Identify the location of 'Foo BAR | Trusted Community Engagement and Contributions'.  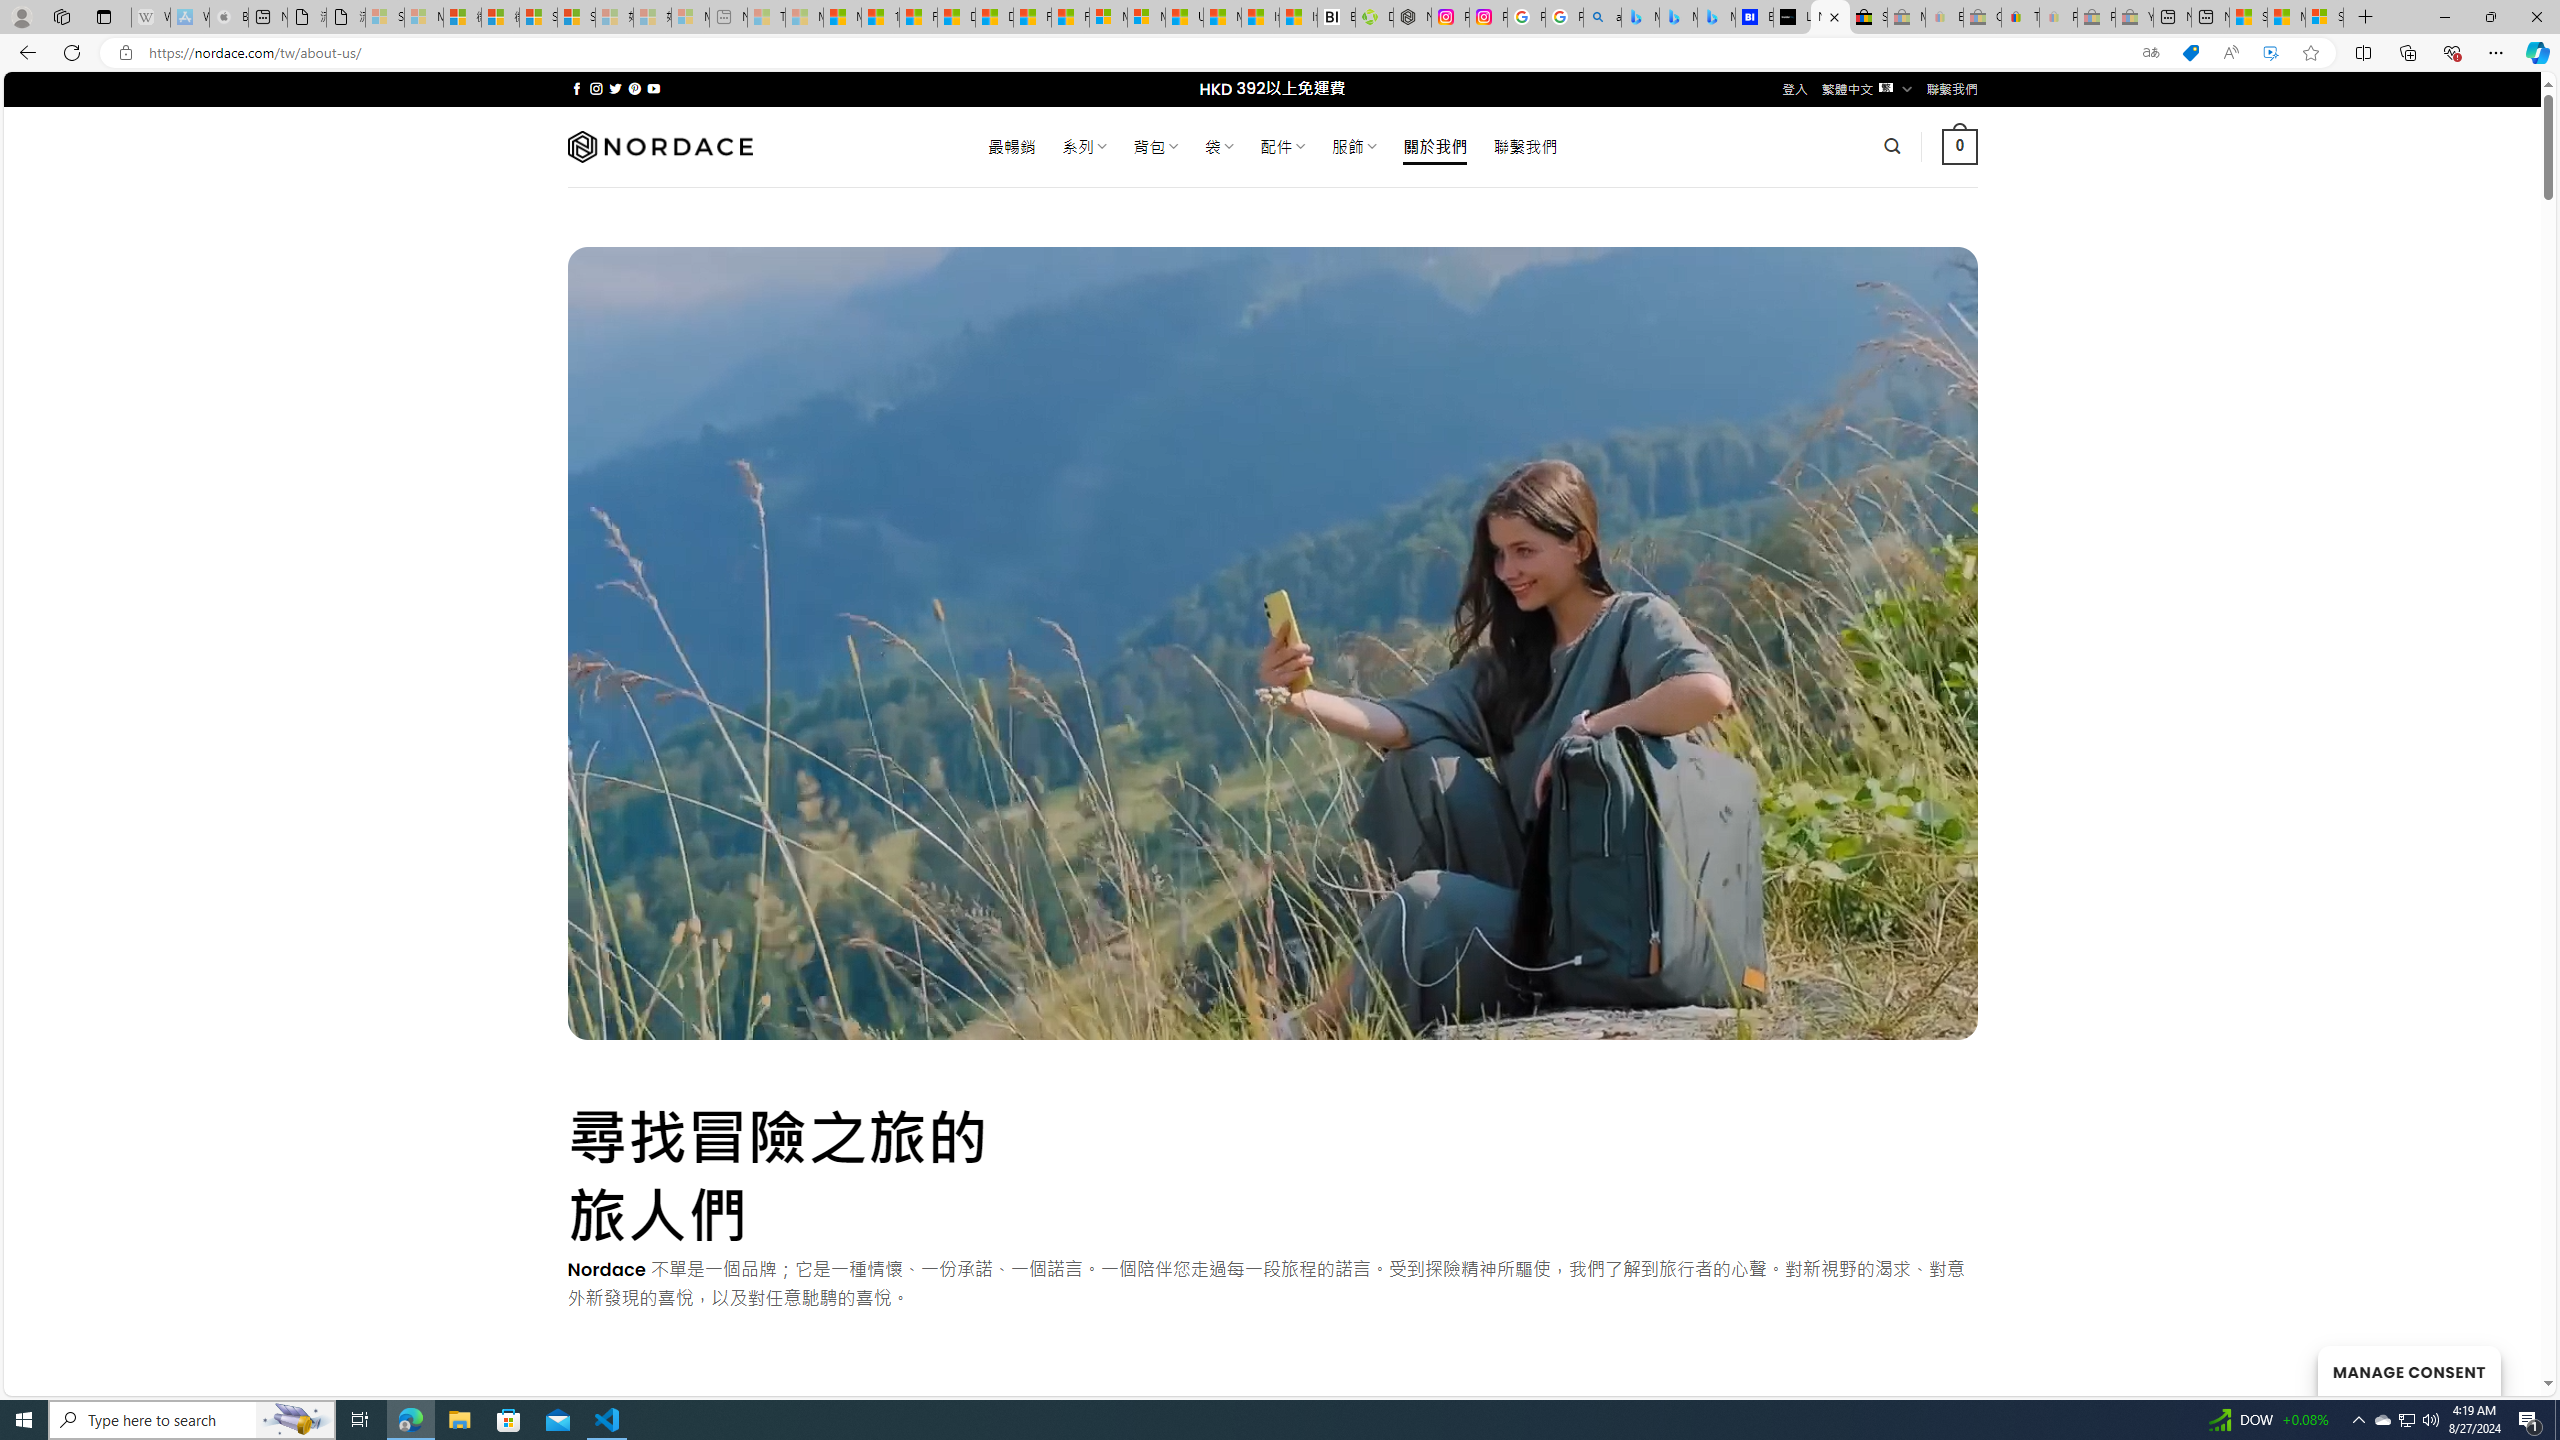
(1069, 16).